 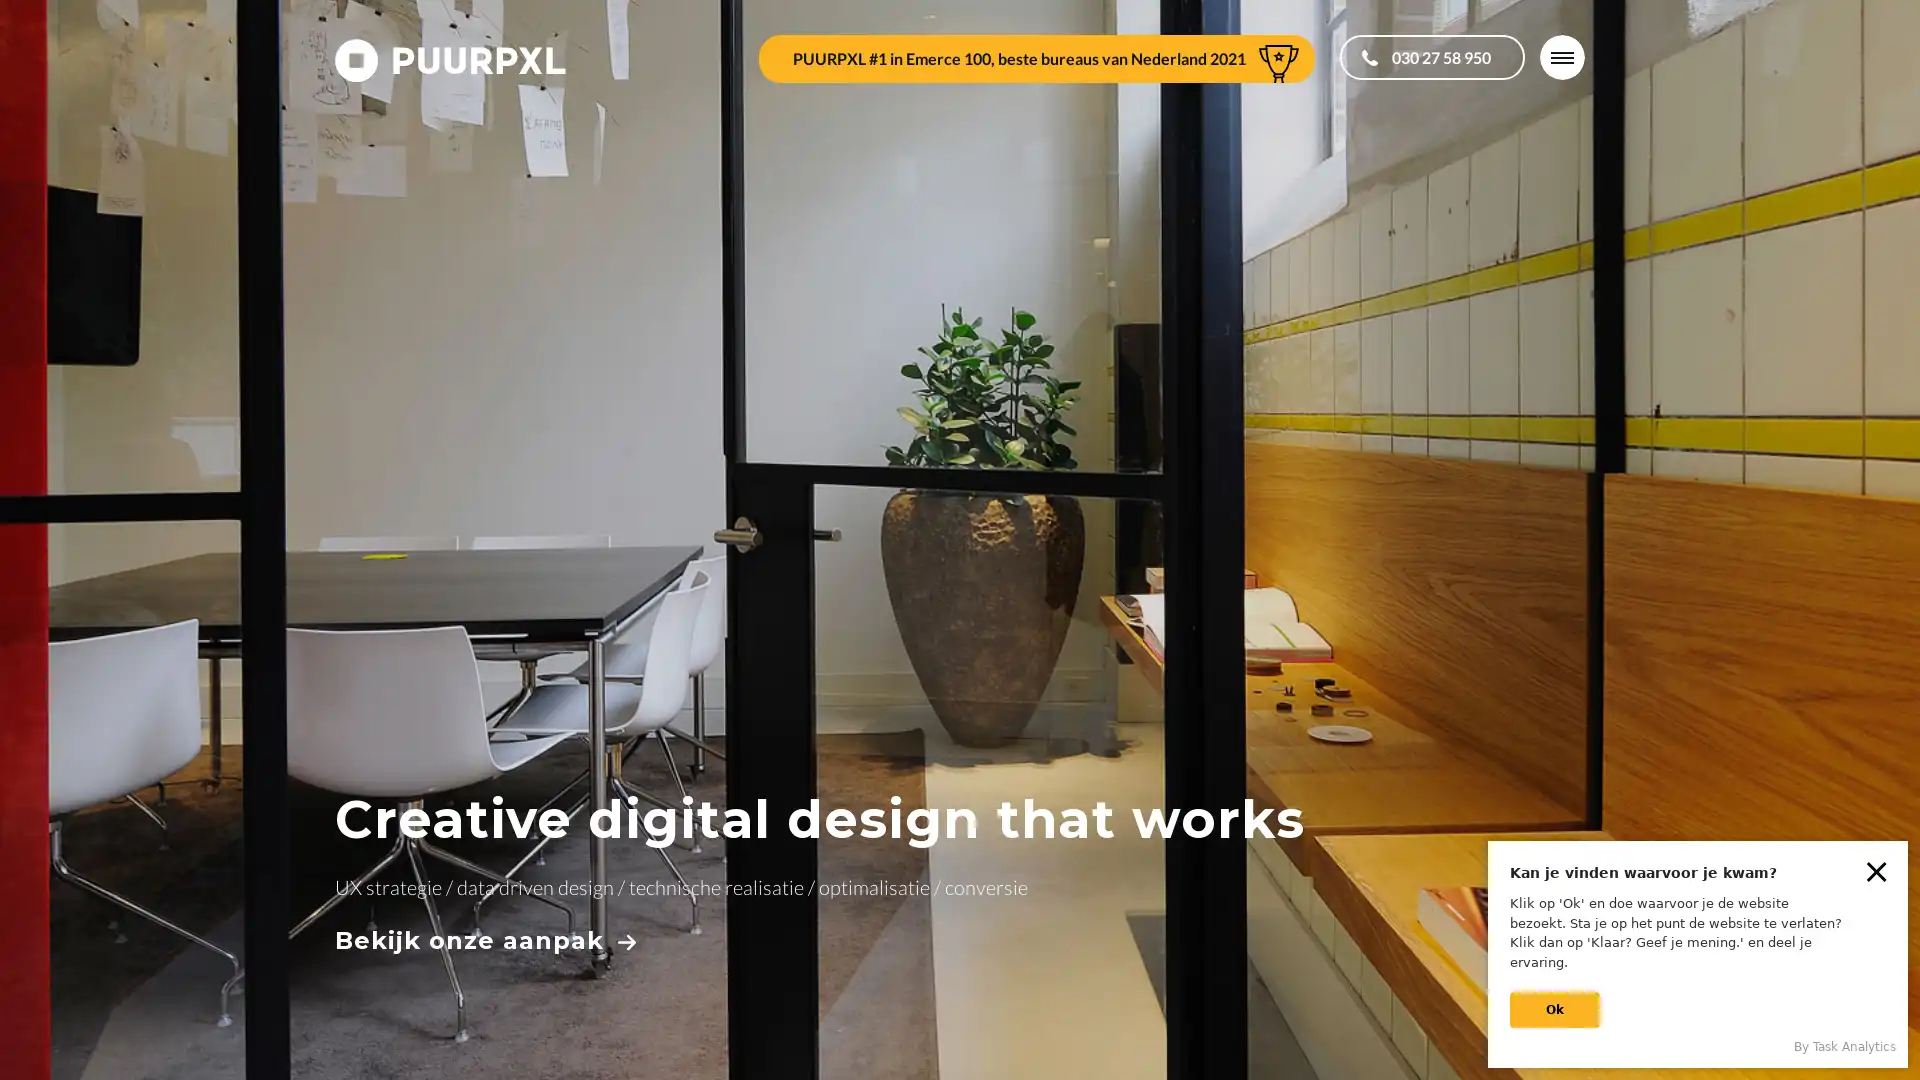 What do you see at coordinates (1554, 1010) in the screenshot?
I see `Ok` at bounding box center [1554, 1010].